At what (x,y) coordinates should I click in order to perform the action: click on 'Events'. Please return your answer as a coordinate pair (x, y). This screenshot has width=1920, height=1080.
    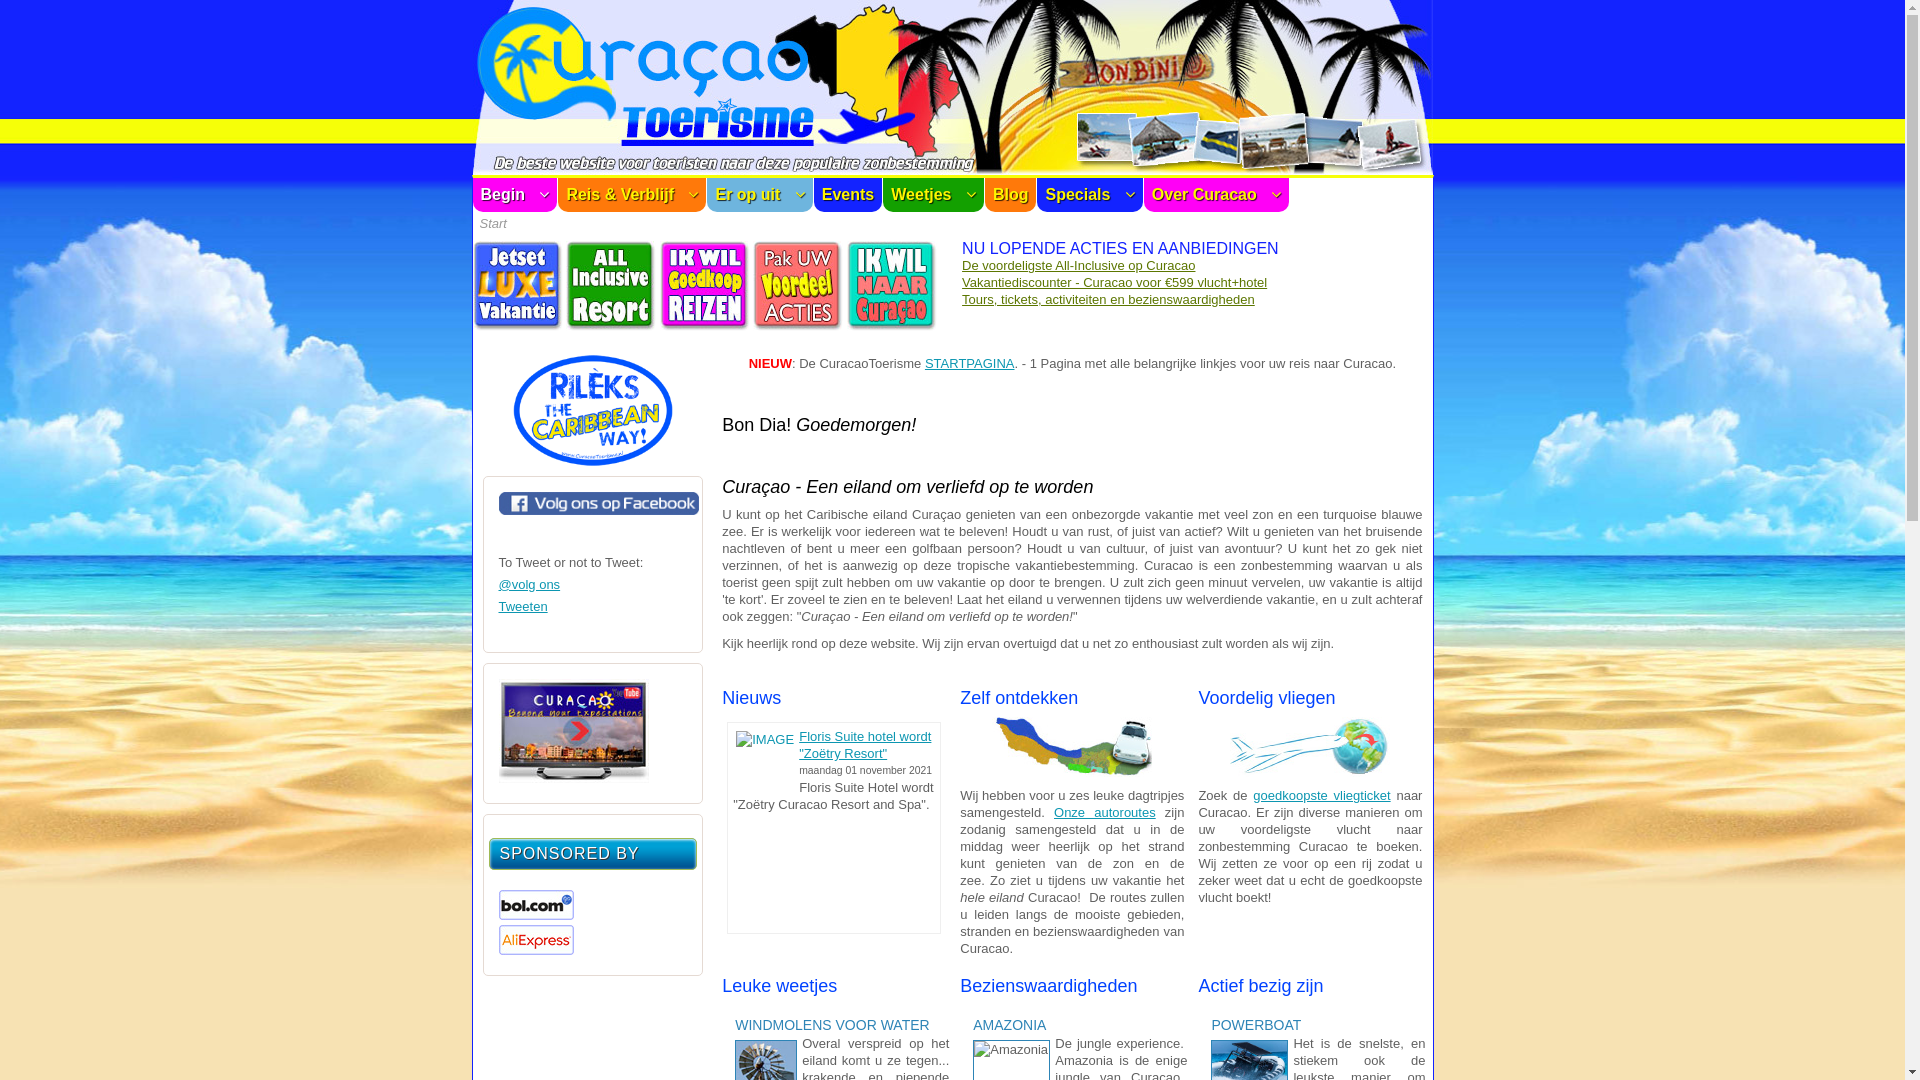
    Looking at the image, I should click on (814, 195).